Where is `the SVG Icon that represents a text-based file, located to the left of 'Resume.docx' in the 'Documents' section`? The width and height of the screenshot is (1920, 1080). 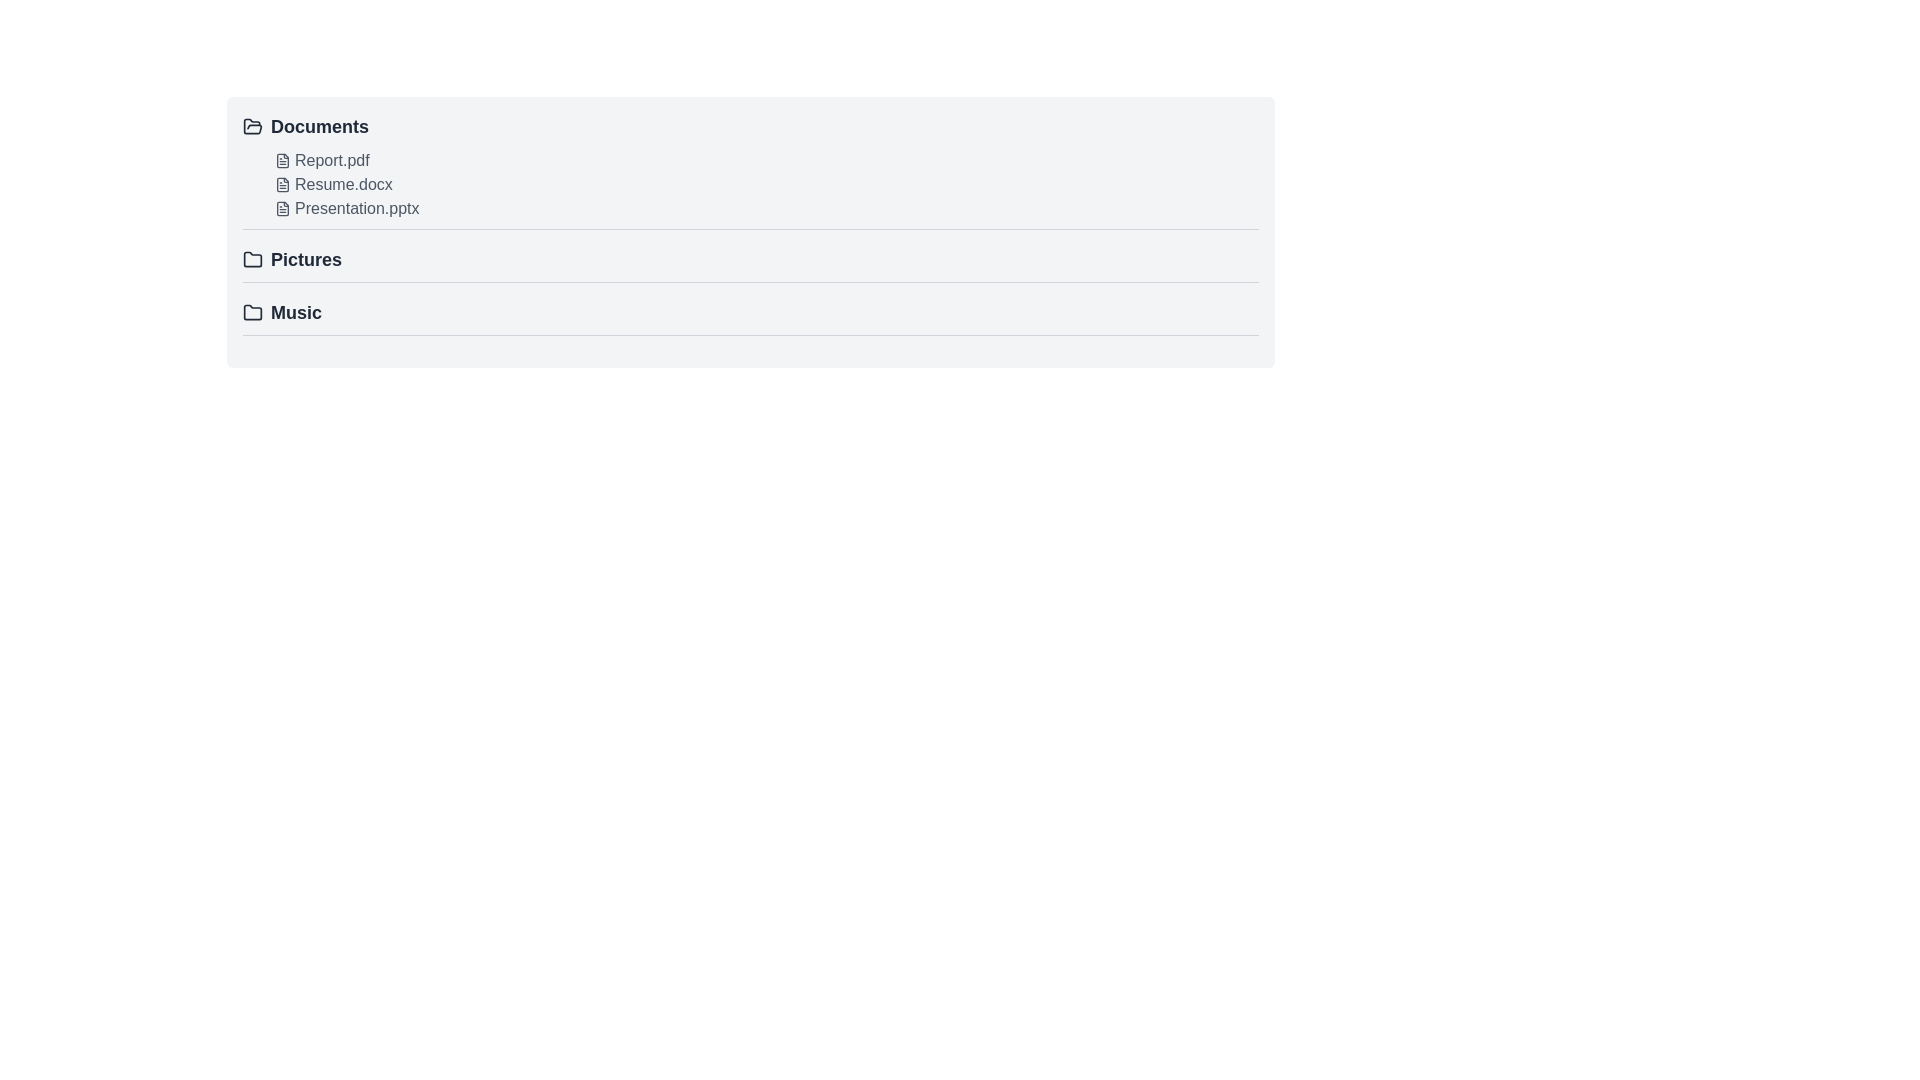
the SVG Icon that represents a text-based file, located to the left of 'Resume.docx' in the 'Documents' section is located at coordinates (282, 185).